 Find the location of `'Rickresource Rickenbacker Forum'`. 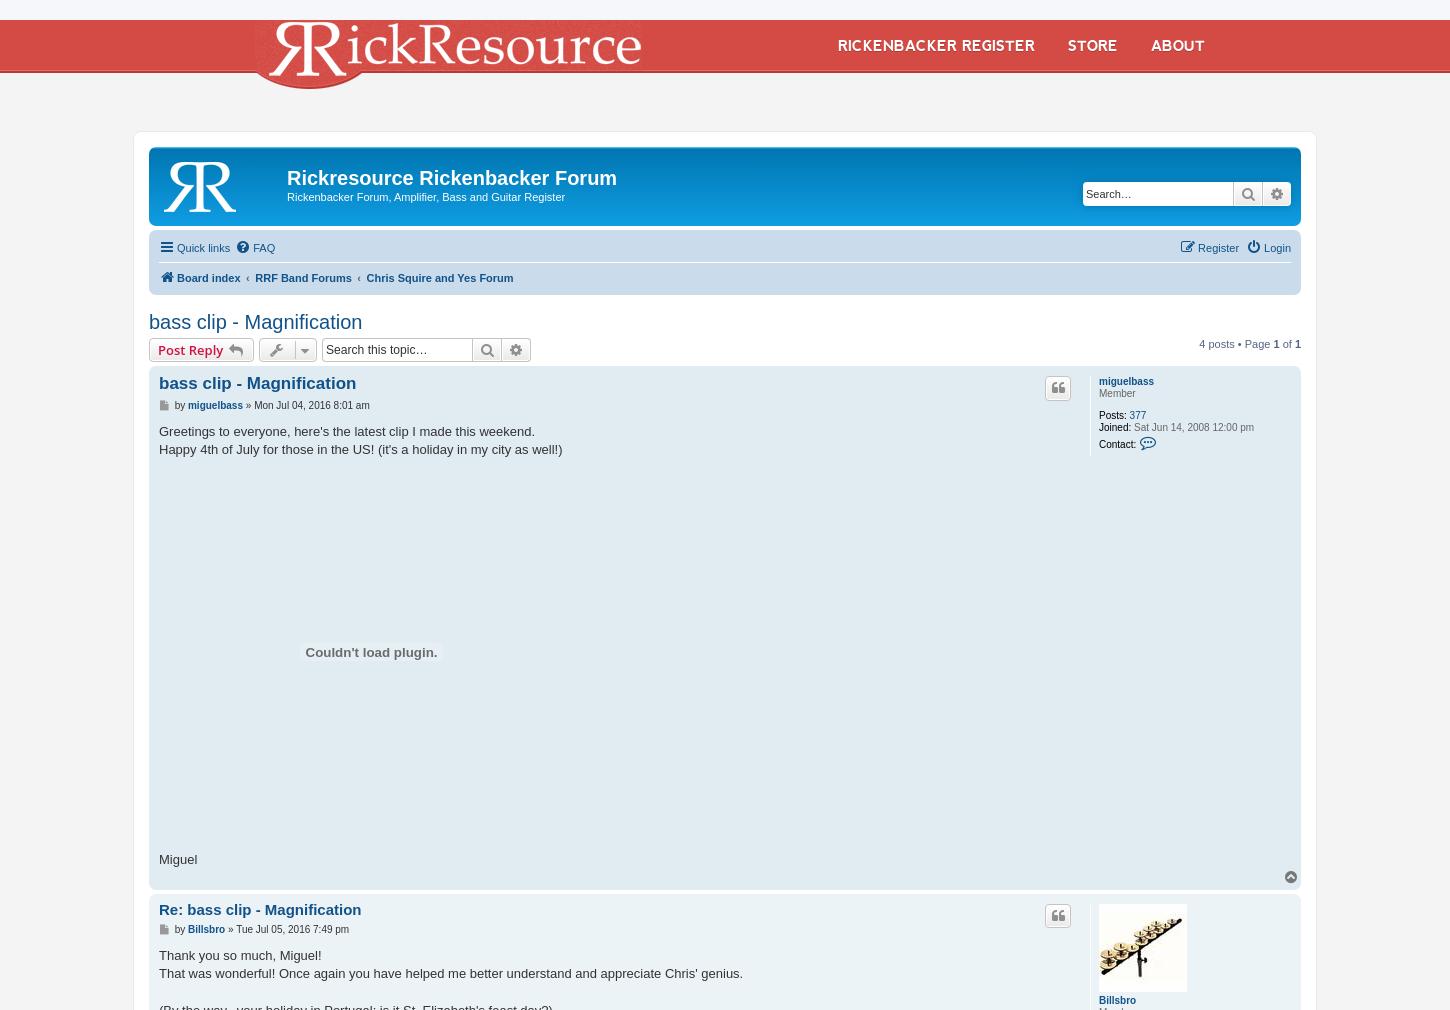

'Rickresource Rickenbacker Forum' is located at coordinates (450, 176).